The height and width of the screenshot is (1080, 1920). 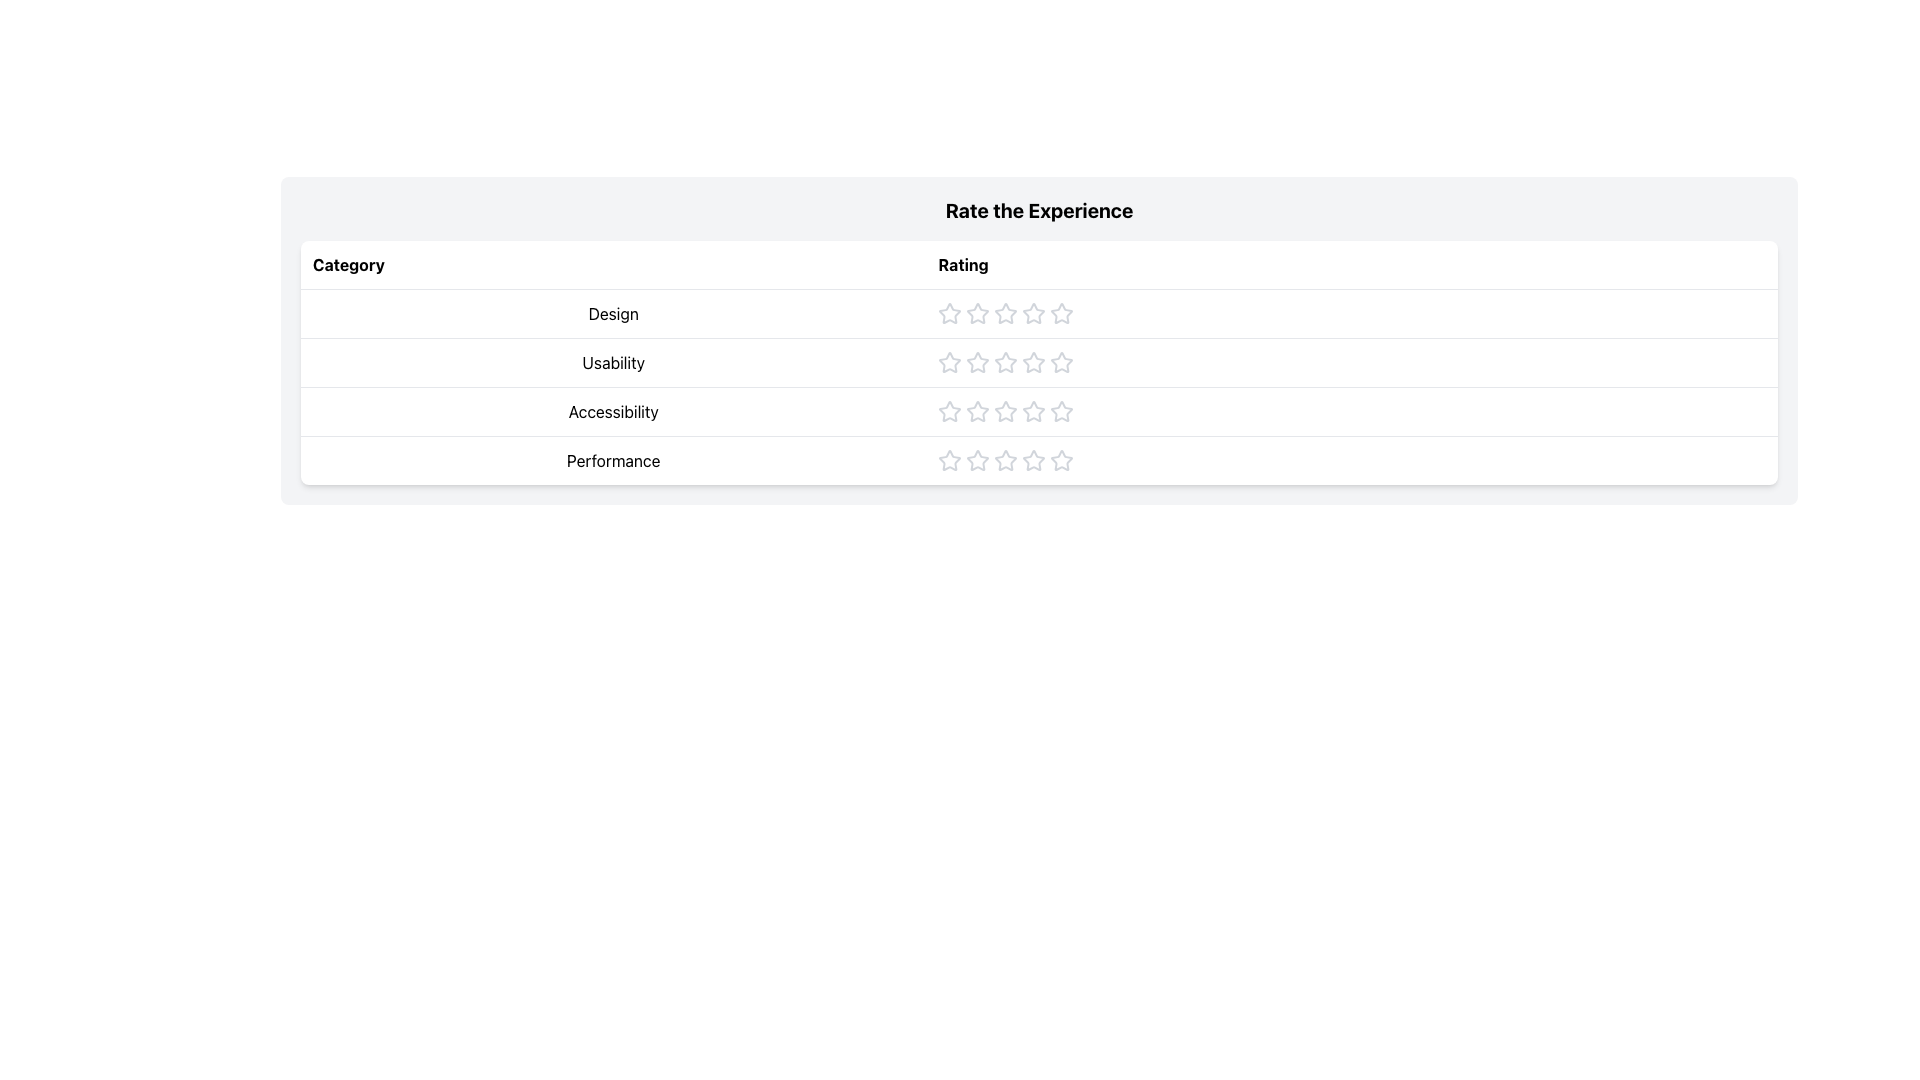 What do you see at coordinates (612, 411) in the screenshot?
I see `the text label reading 'Accessibility' located in the third row of the 'Category' column in the table layout` at bounding box center [612, 411].